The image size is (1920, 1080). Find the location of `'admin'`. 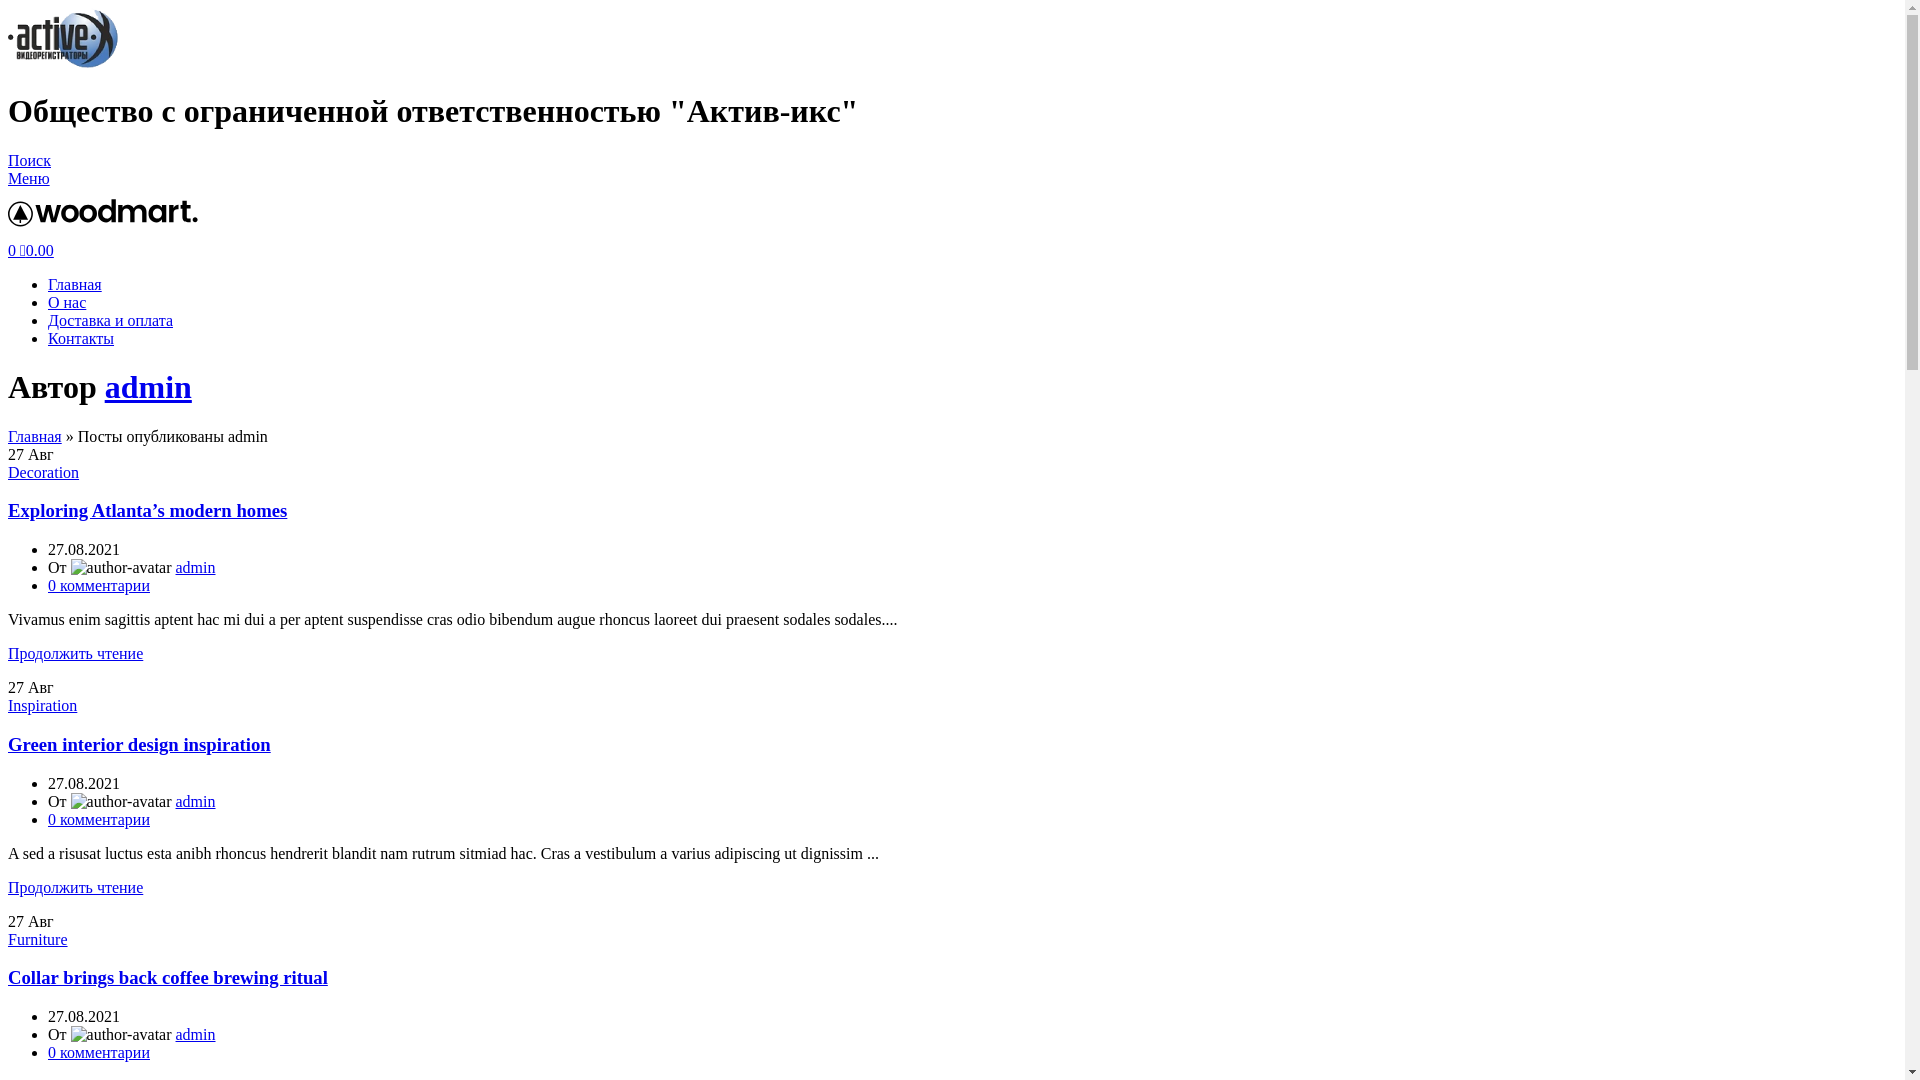

'admin' is located at coordinates (176, 567).